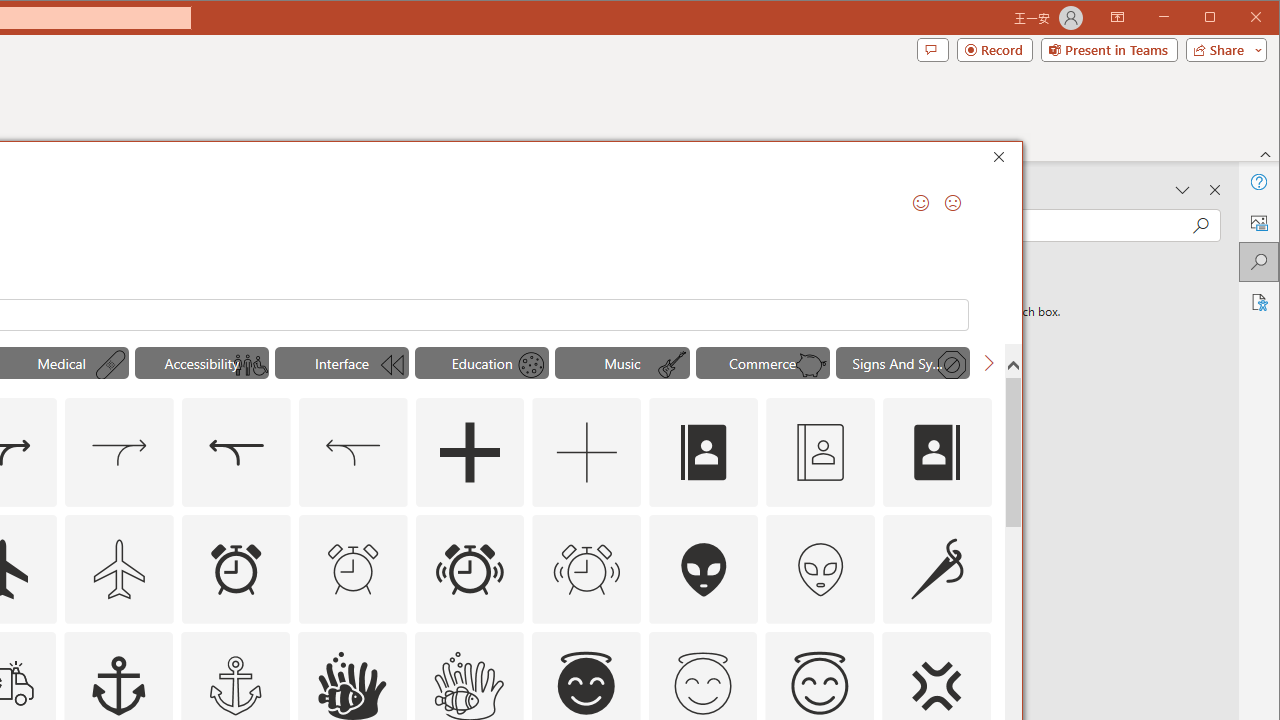  I want to click on 'AutomationID: Icons_Airplane_M', so click(118, 568).